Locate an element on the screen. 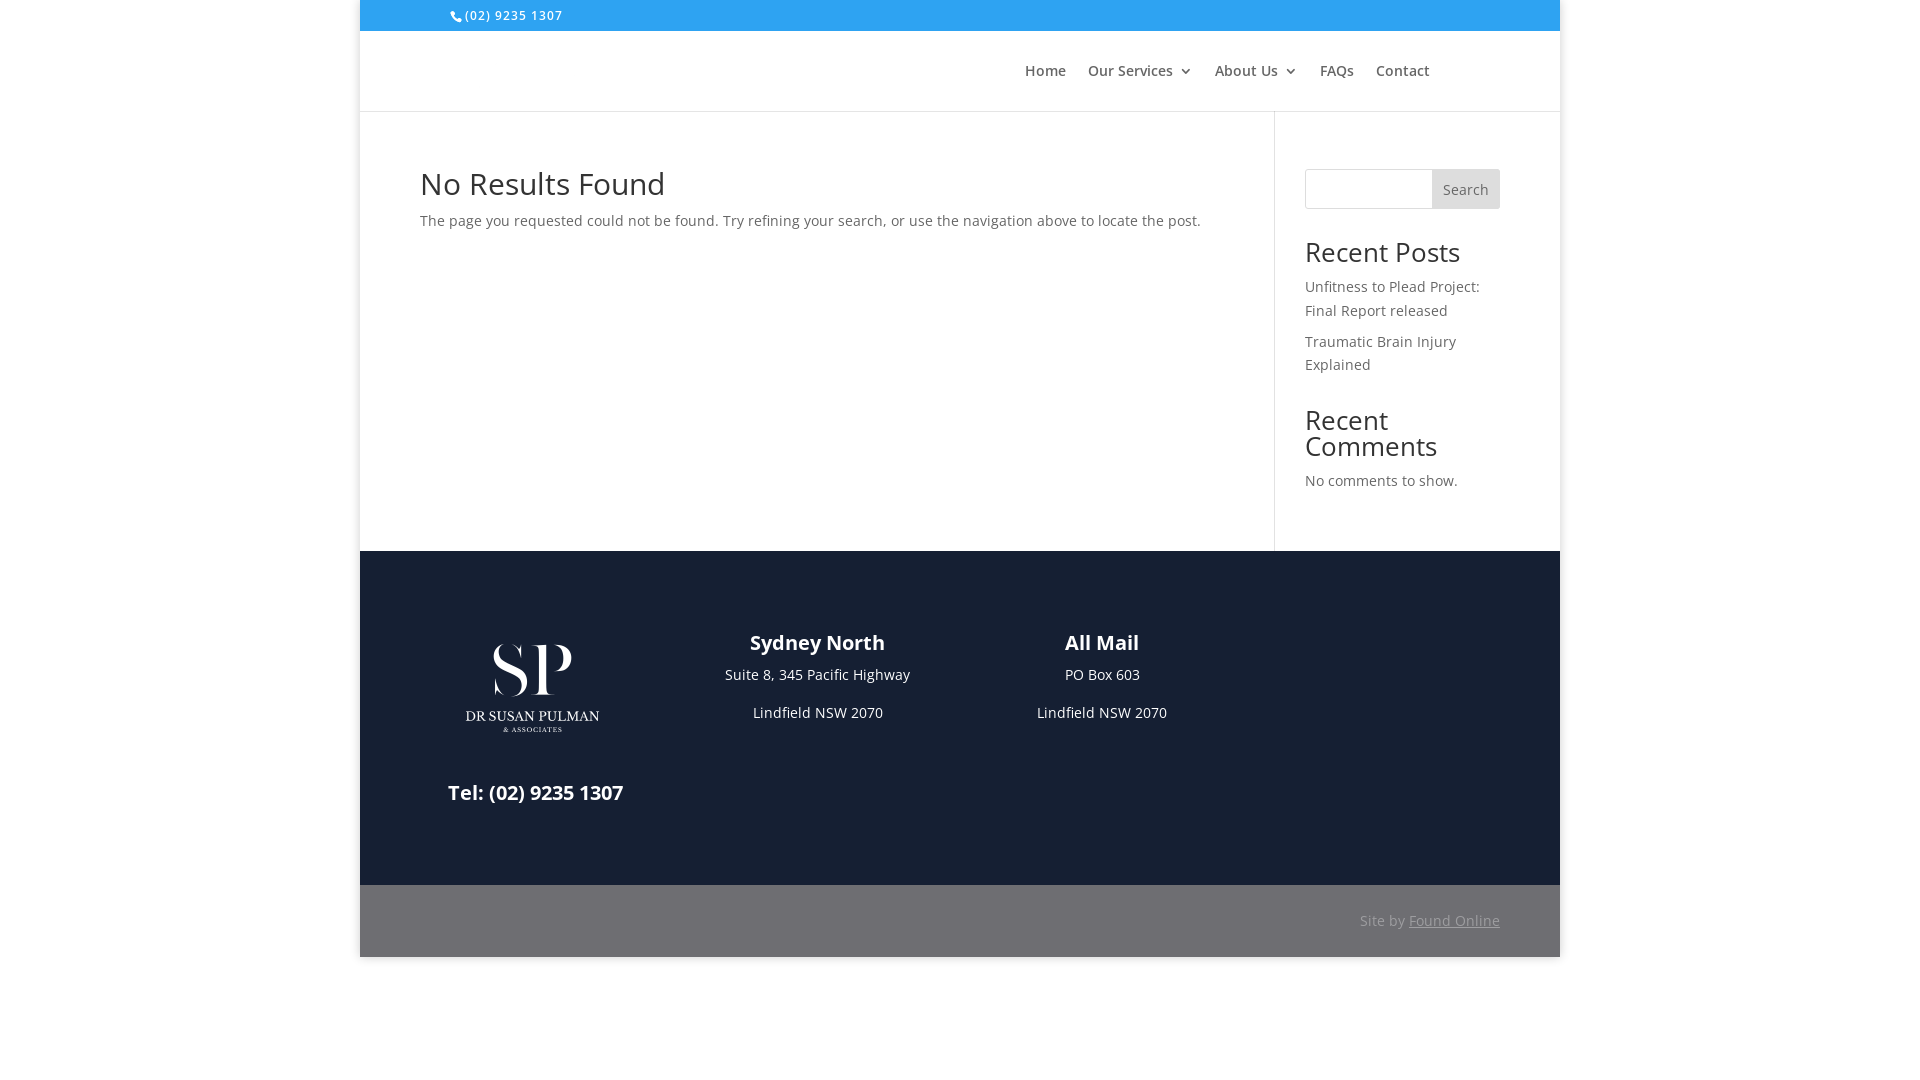 The width and height of the screenshot is (1920, 1080). 'Traumatic Brain Injury Explained' is located at coordinates (1379, 352).